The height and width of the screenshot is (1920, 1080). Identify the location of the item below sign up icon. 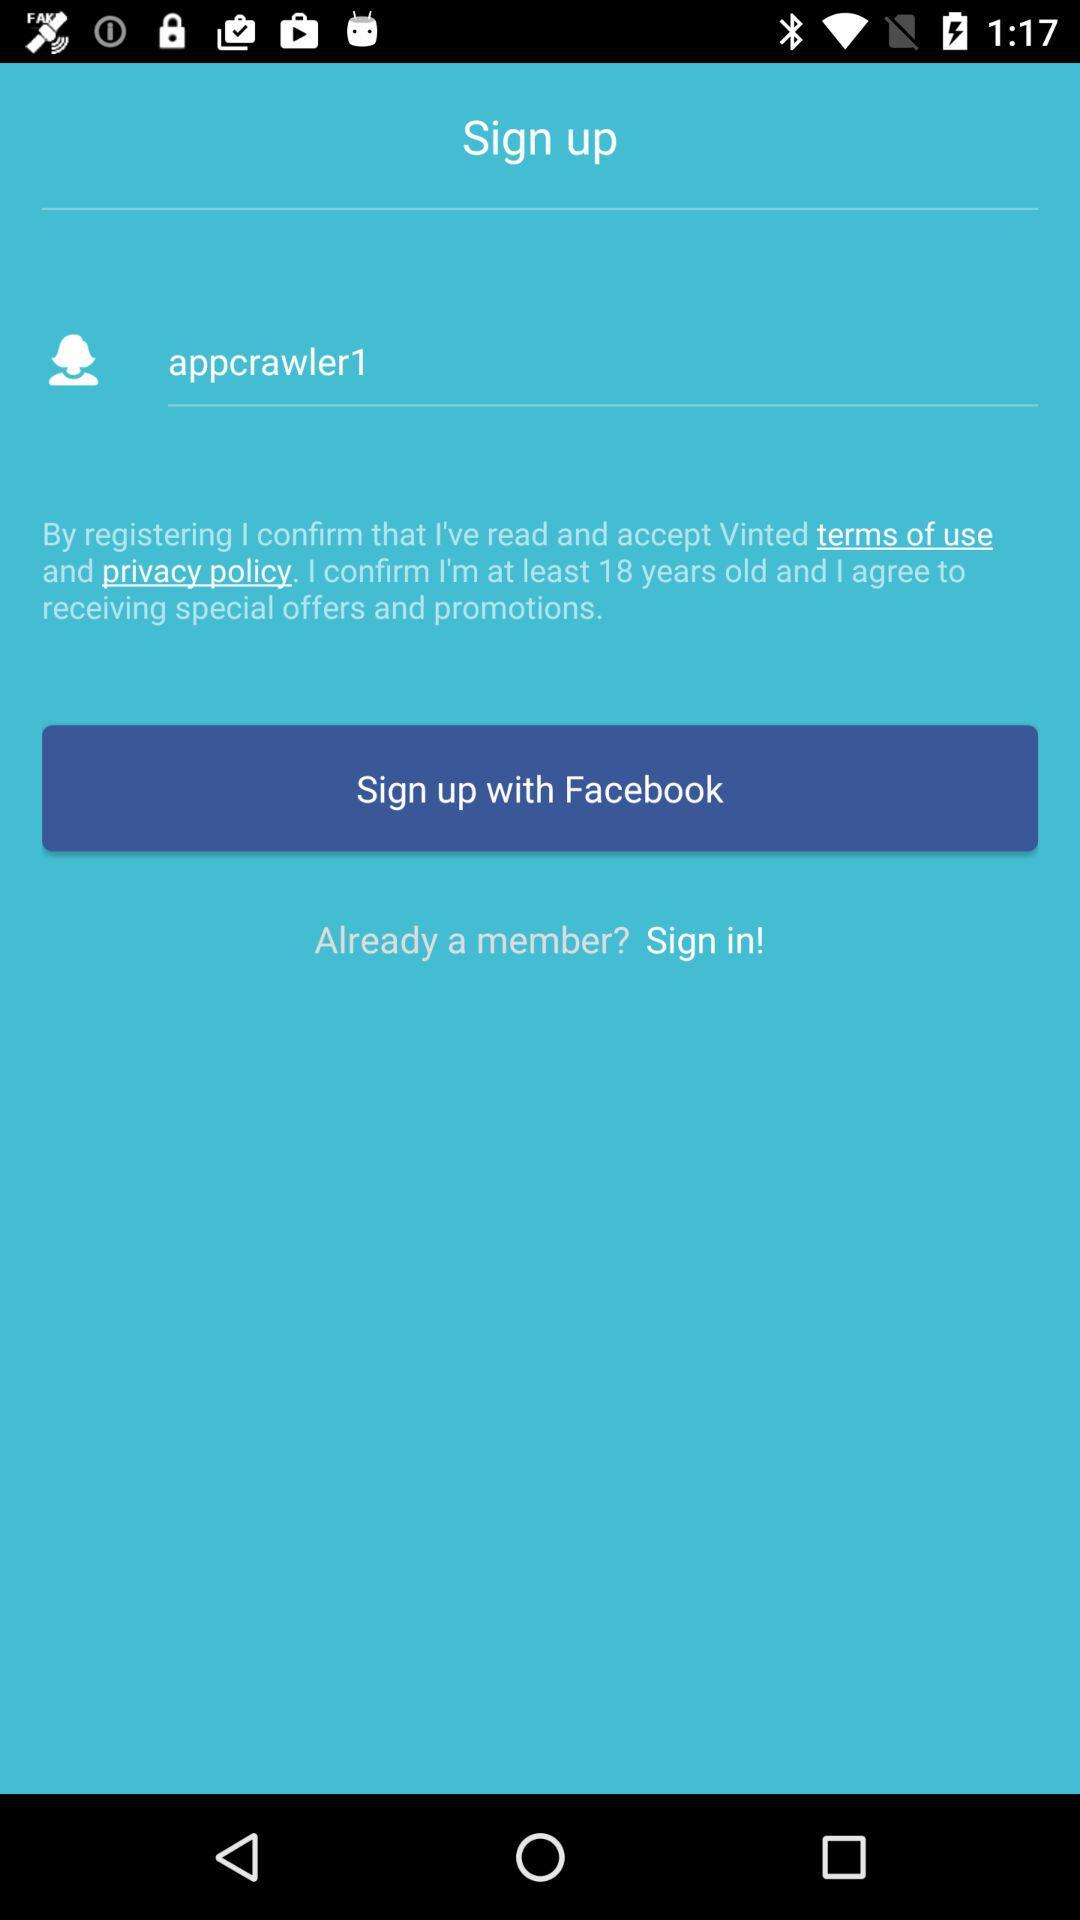
(601, 360).